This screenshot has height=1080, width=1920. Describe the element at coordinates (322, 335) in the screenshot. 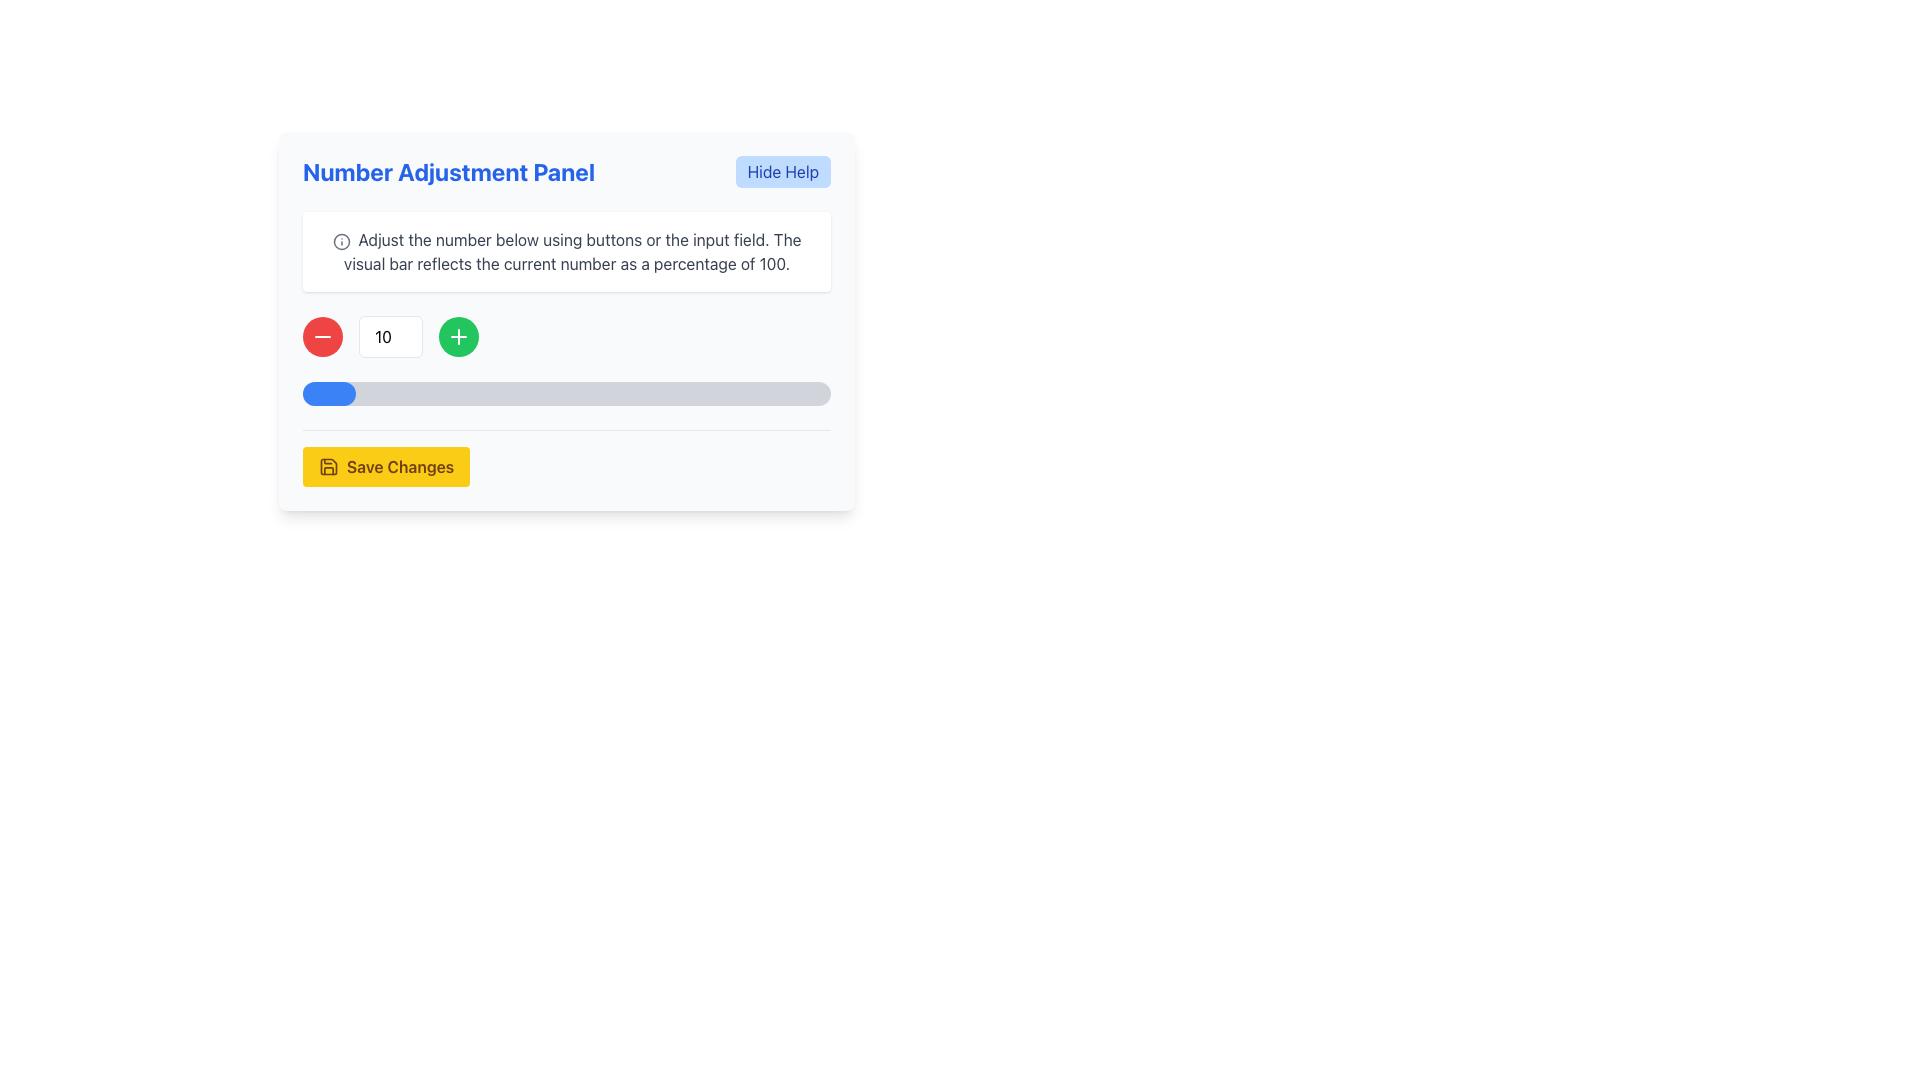

I see `the minus icon, which is a horizontal line icon centered within a circular red button located to the left of the number field in the 'Number Adjustment Panel', to decrease the value` at that location.